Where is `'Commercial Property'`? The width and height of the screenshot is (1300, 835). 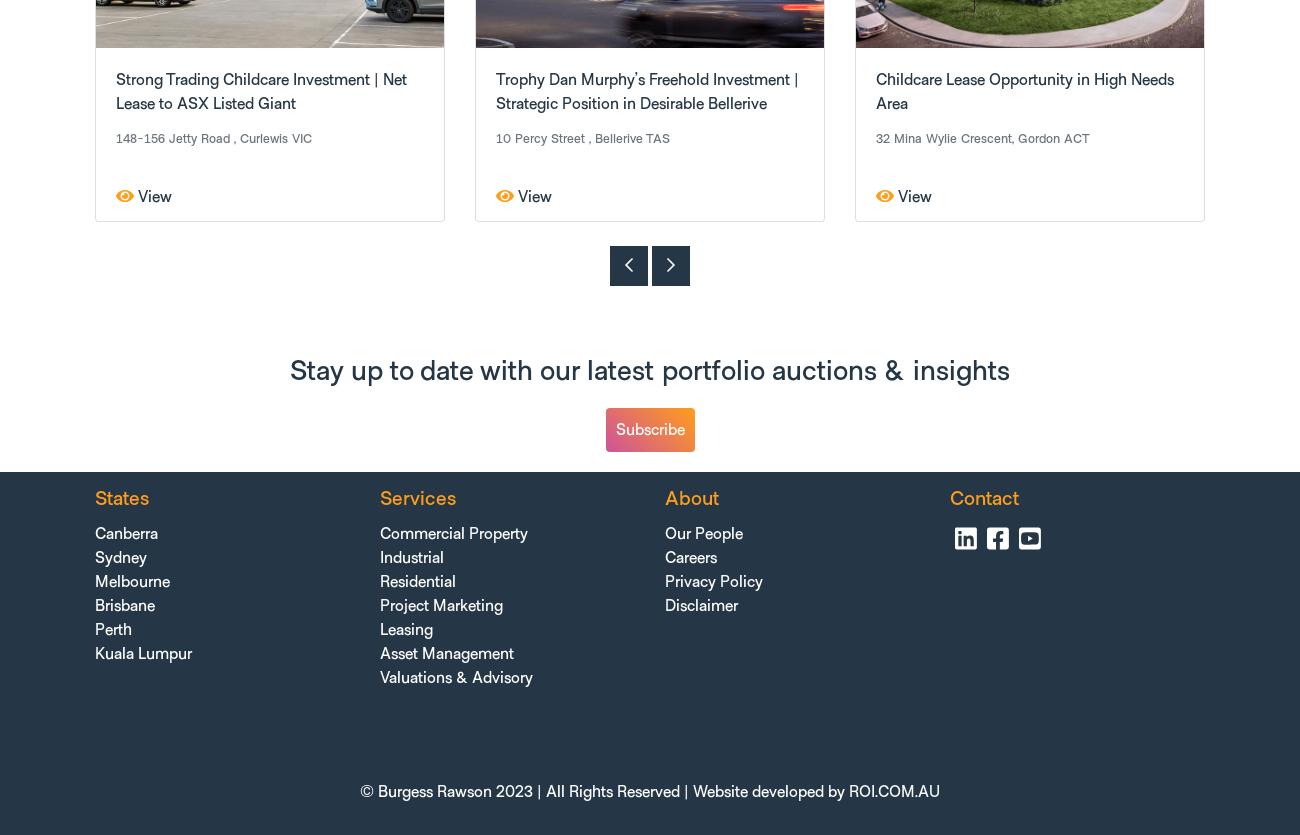
'Commercial Property' is located at coordinates (452, 532).